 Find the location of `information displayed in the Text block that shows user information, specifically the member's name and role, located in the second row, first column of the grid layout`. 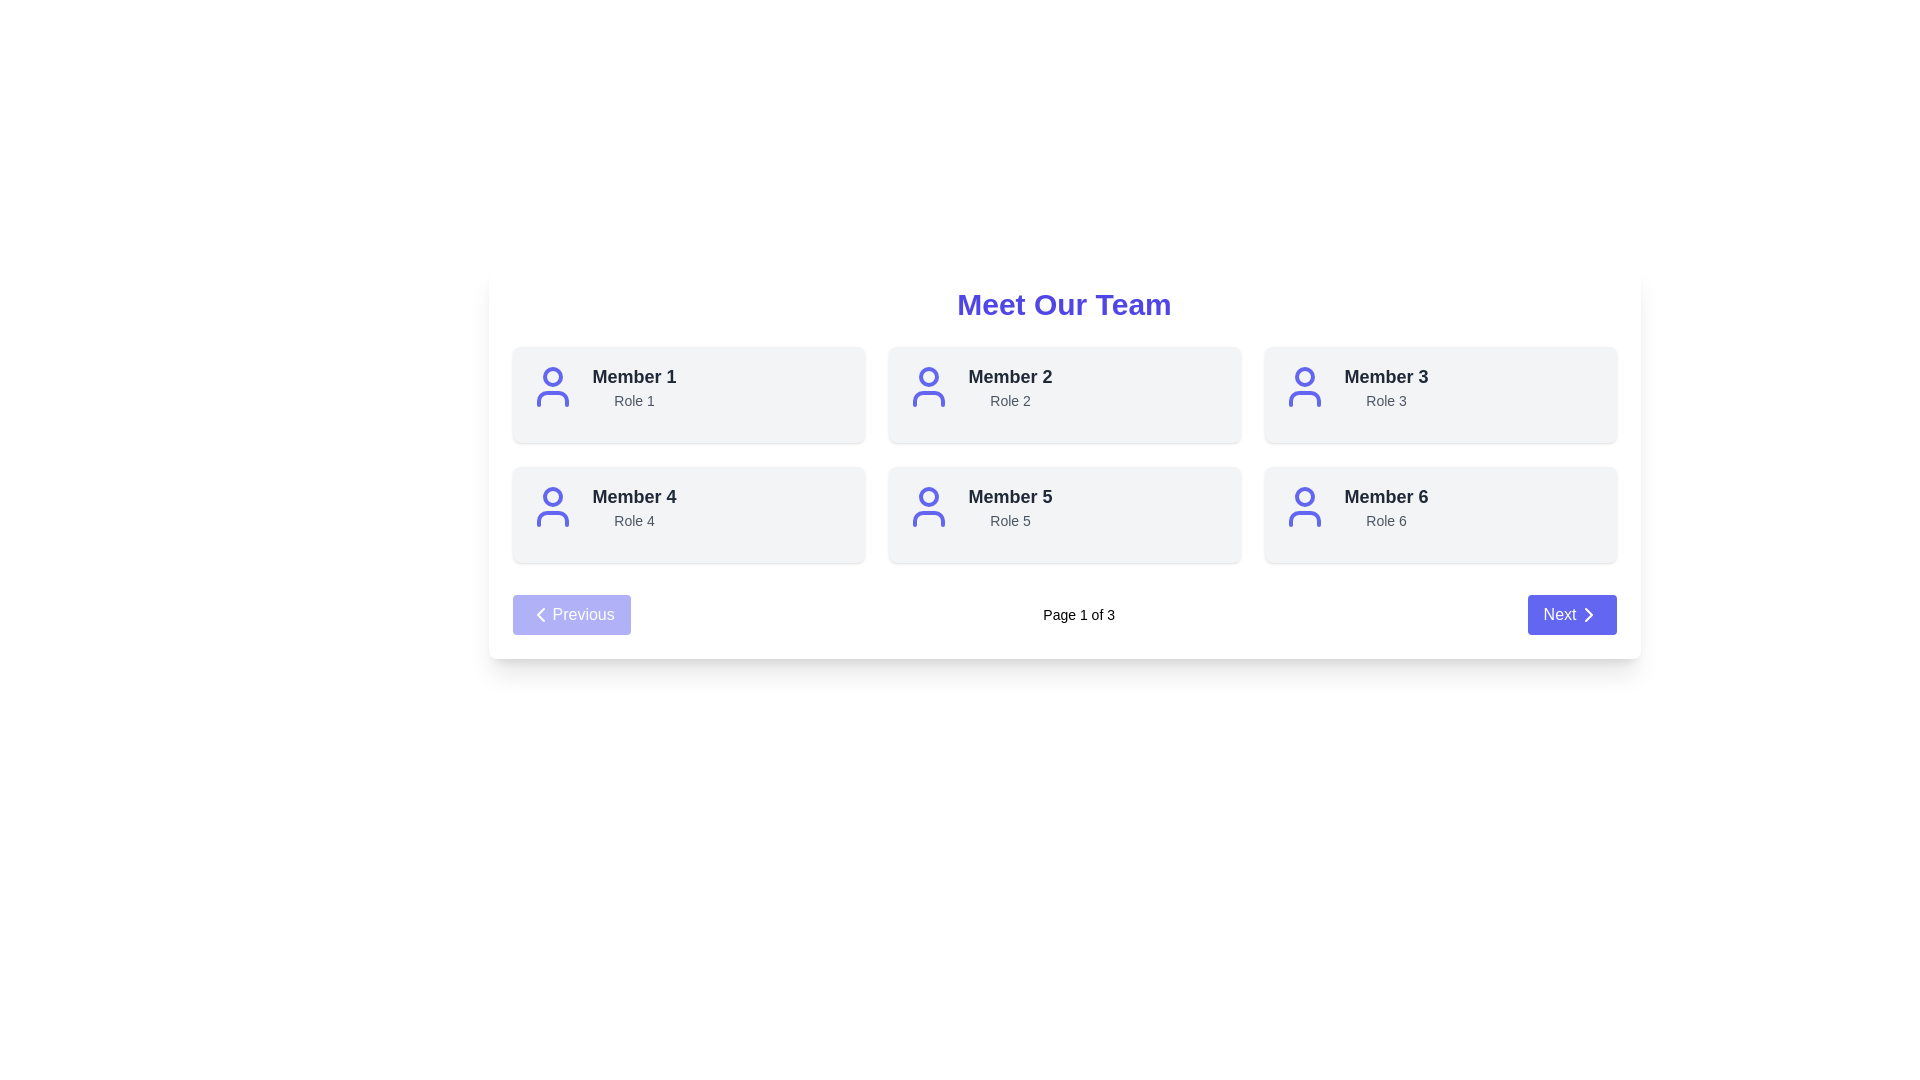

information displayed in the Text block that shows user information, specifically the member's name and role, located in the second row, first column of the grid layout is located at coordinates (633, 505).